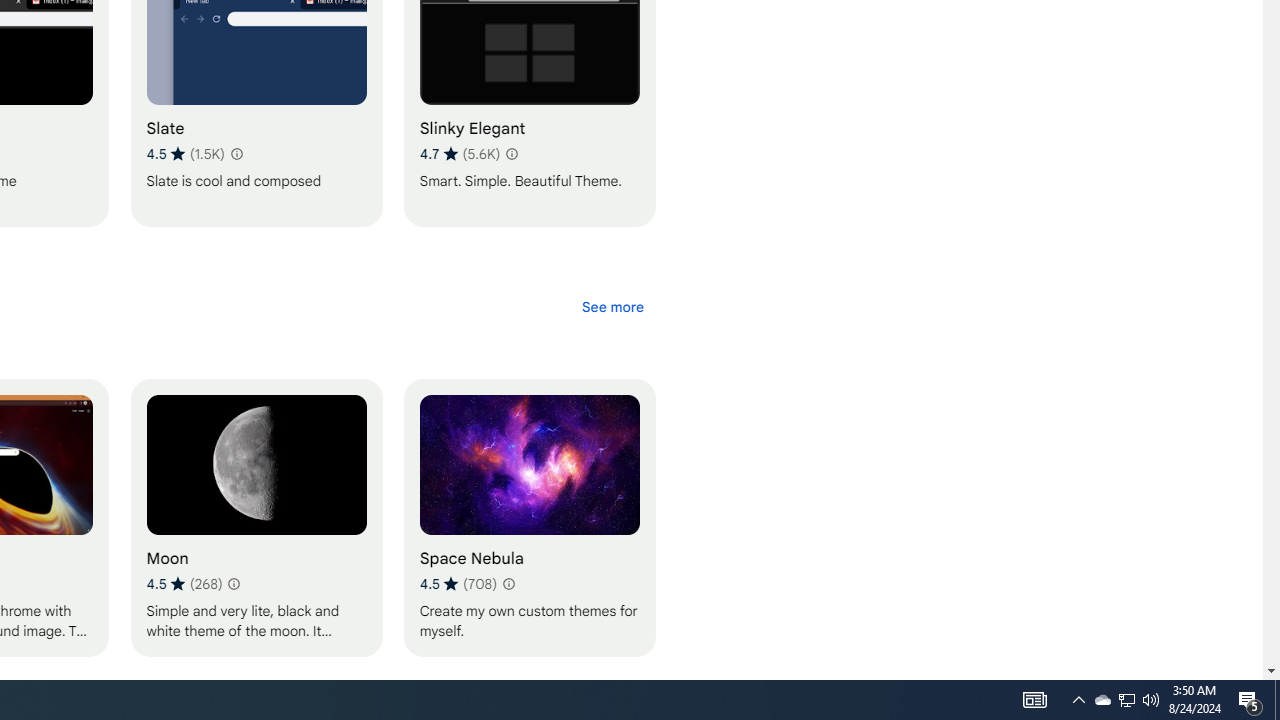  I want to click on 'Space Nebula', so click(529, 516).